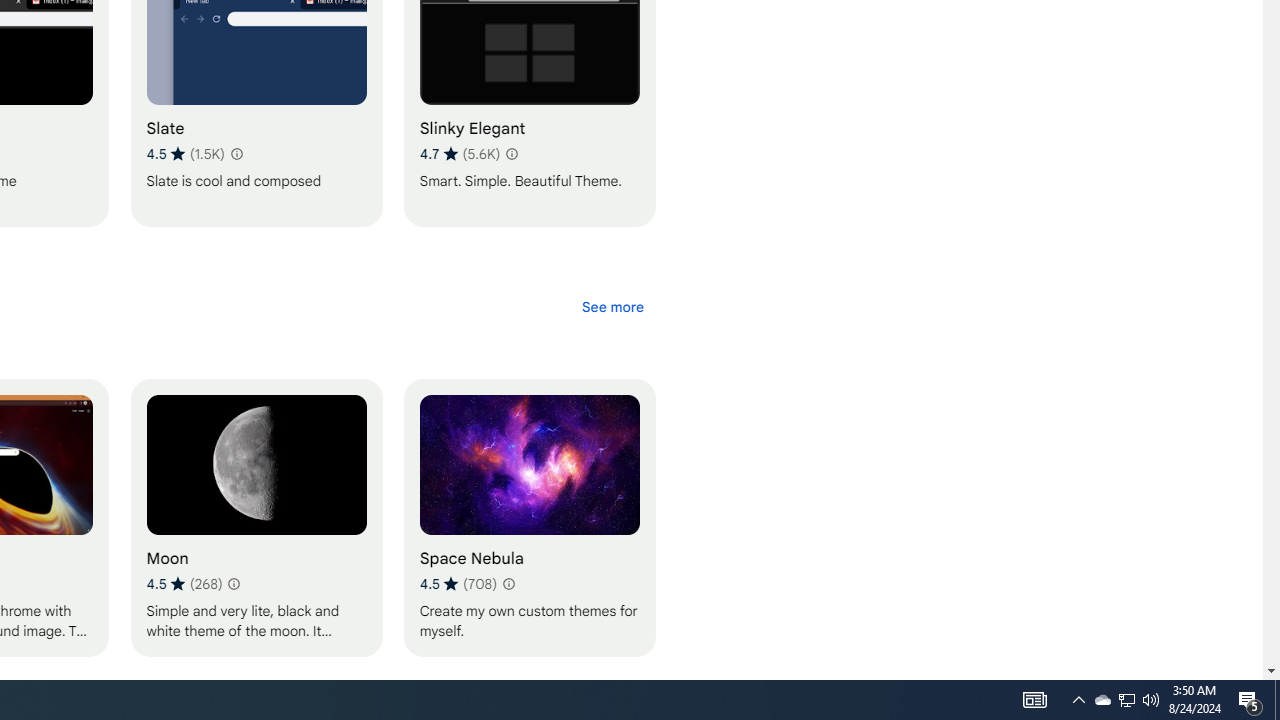  I want to click on 'Space Nebula', so click(529, 516).